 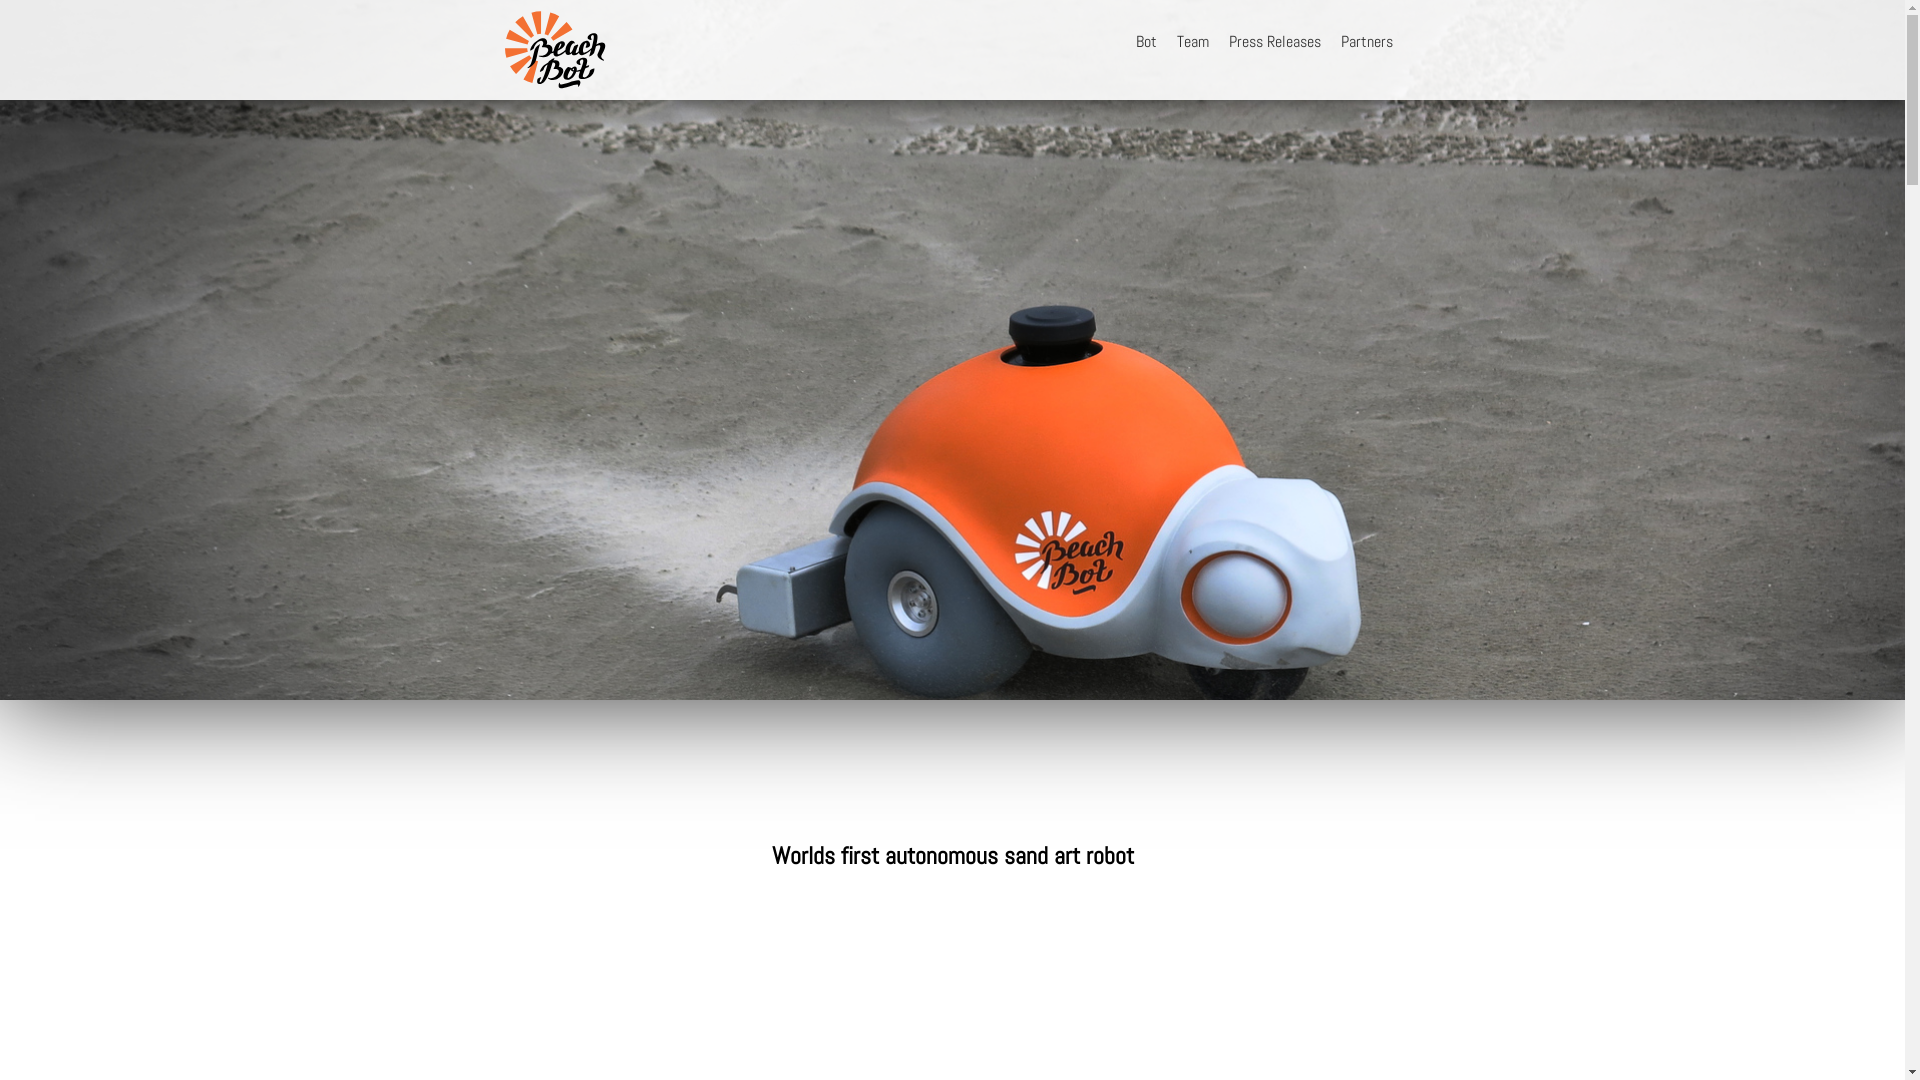 I want to click on 'Team', so click(x=1191, y=41).